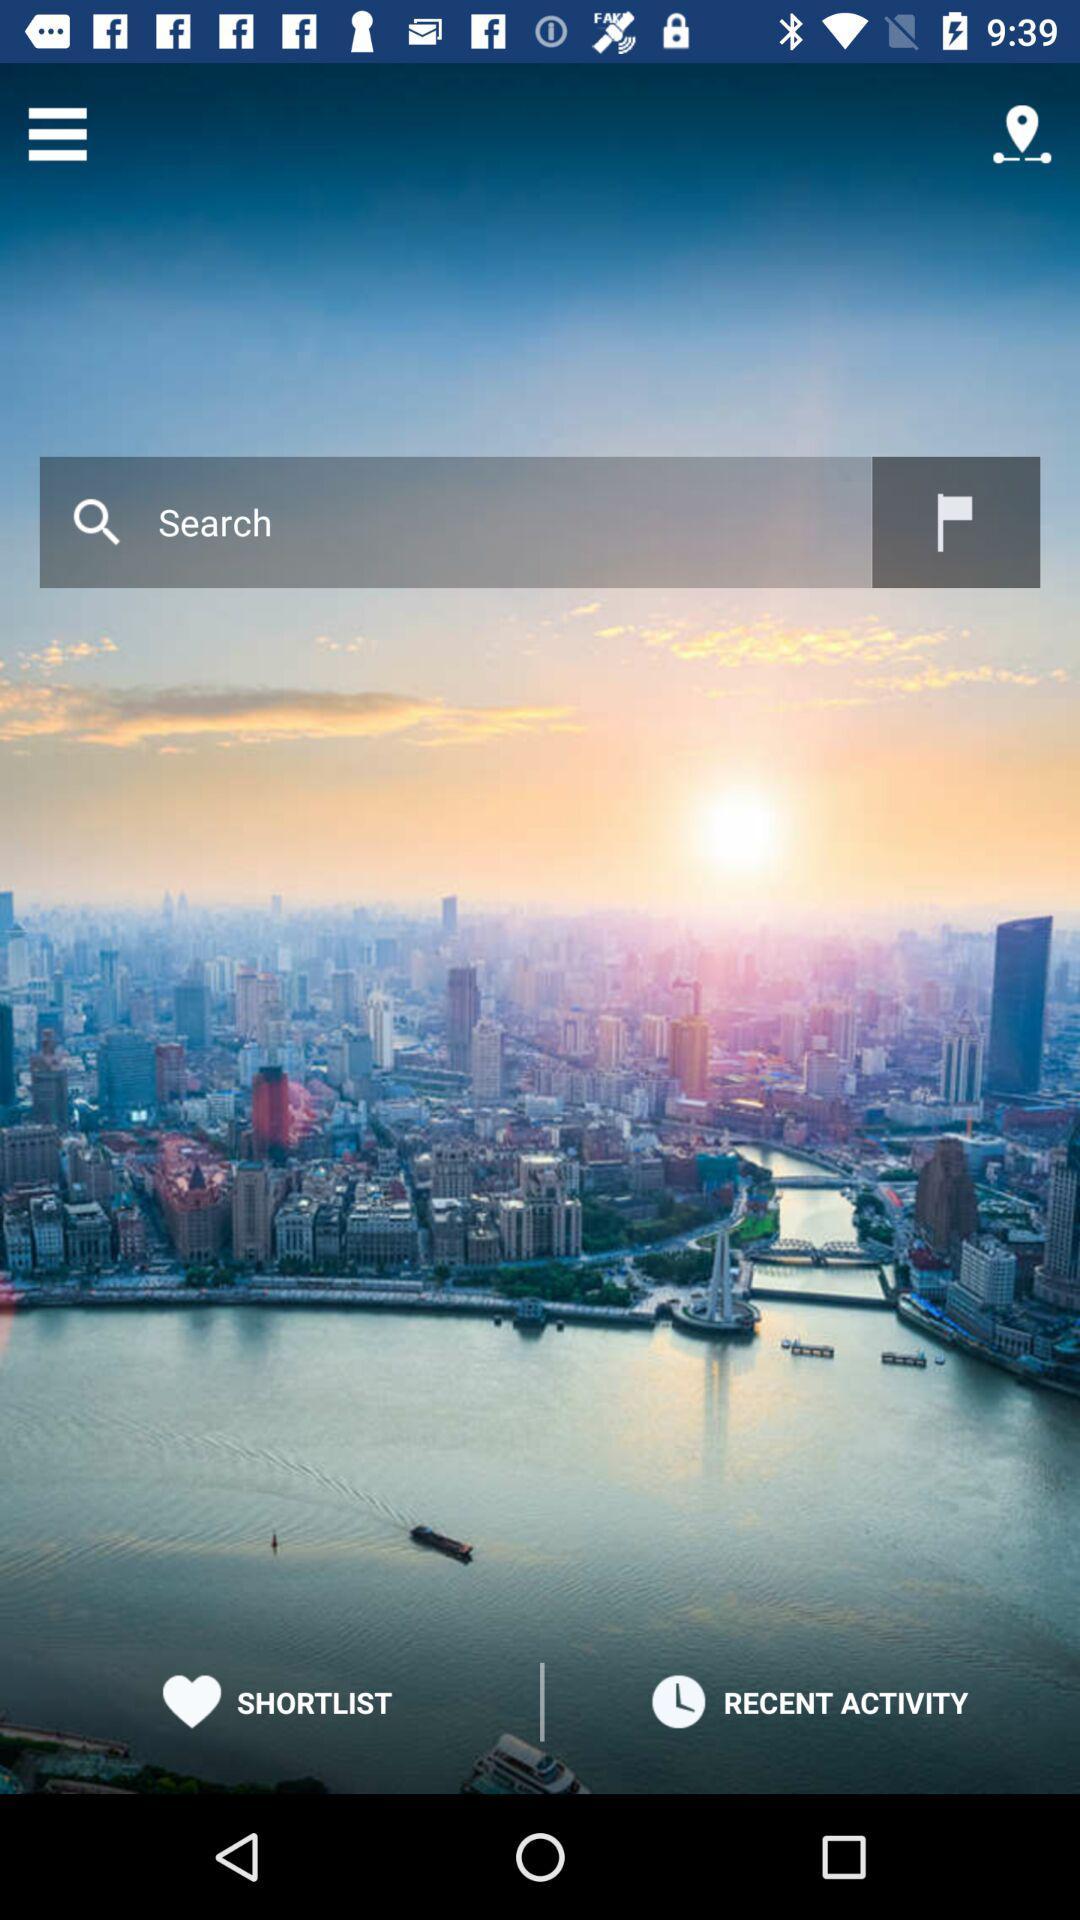 Image resolution: width=1080 pixels, height=1920 pixels. Describe the element at coordinates (955, 522) in the screenshot. I see `flag search` at that location.